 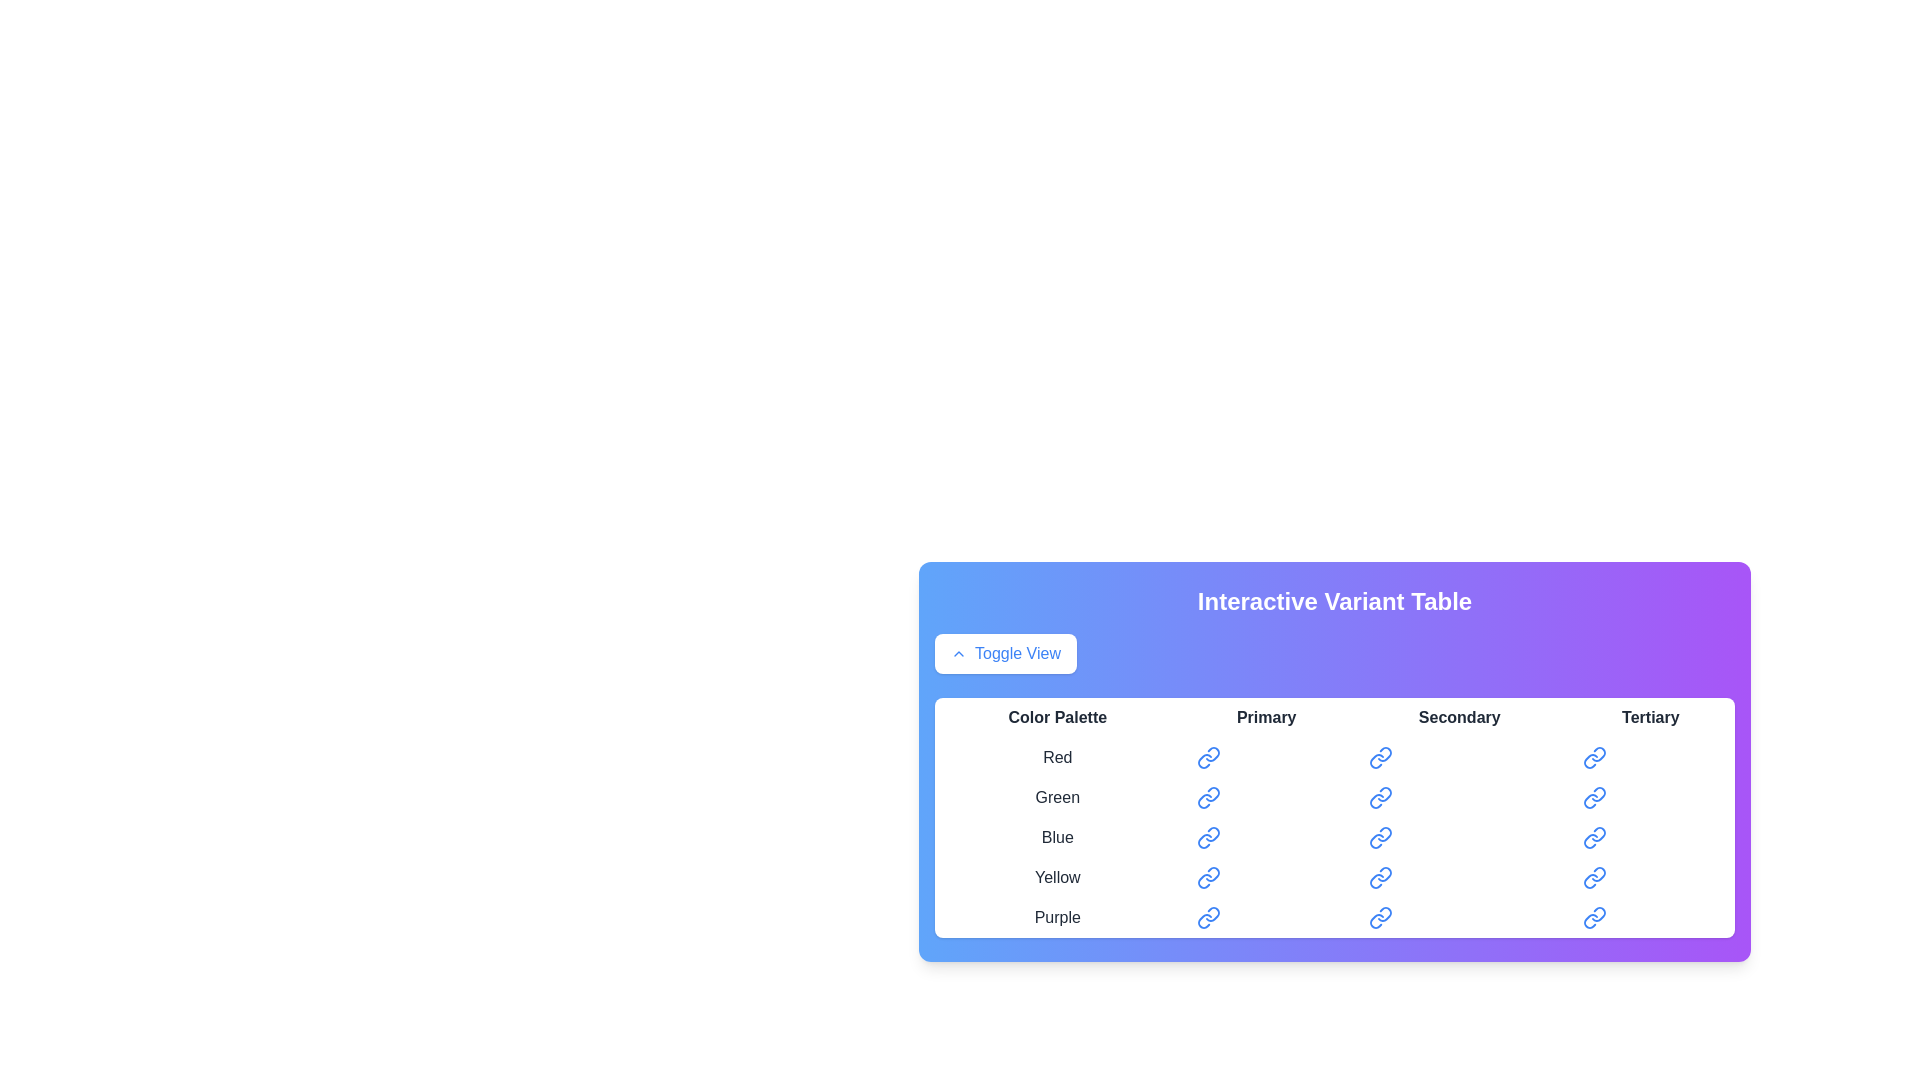 What do you see at coordinates (1597, 834) in the screenshot?
I see `the blue icon segment in the 'Tertiary' column under the 'Blue' row of the Interactive Variant Table` at bounding box center [1597, 834].